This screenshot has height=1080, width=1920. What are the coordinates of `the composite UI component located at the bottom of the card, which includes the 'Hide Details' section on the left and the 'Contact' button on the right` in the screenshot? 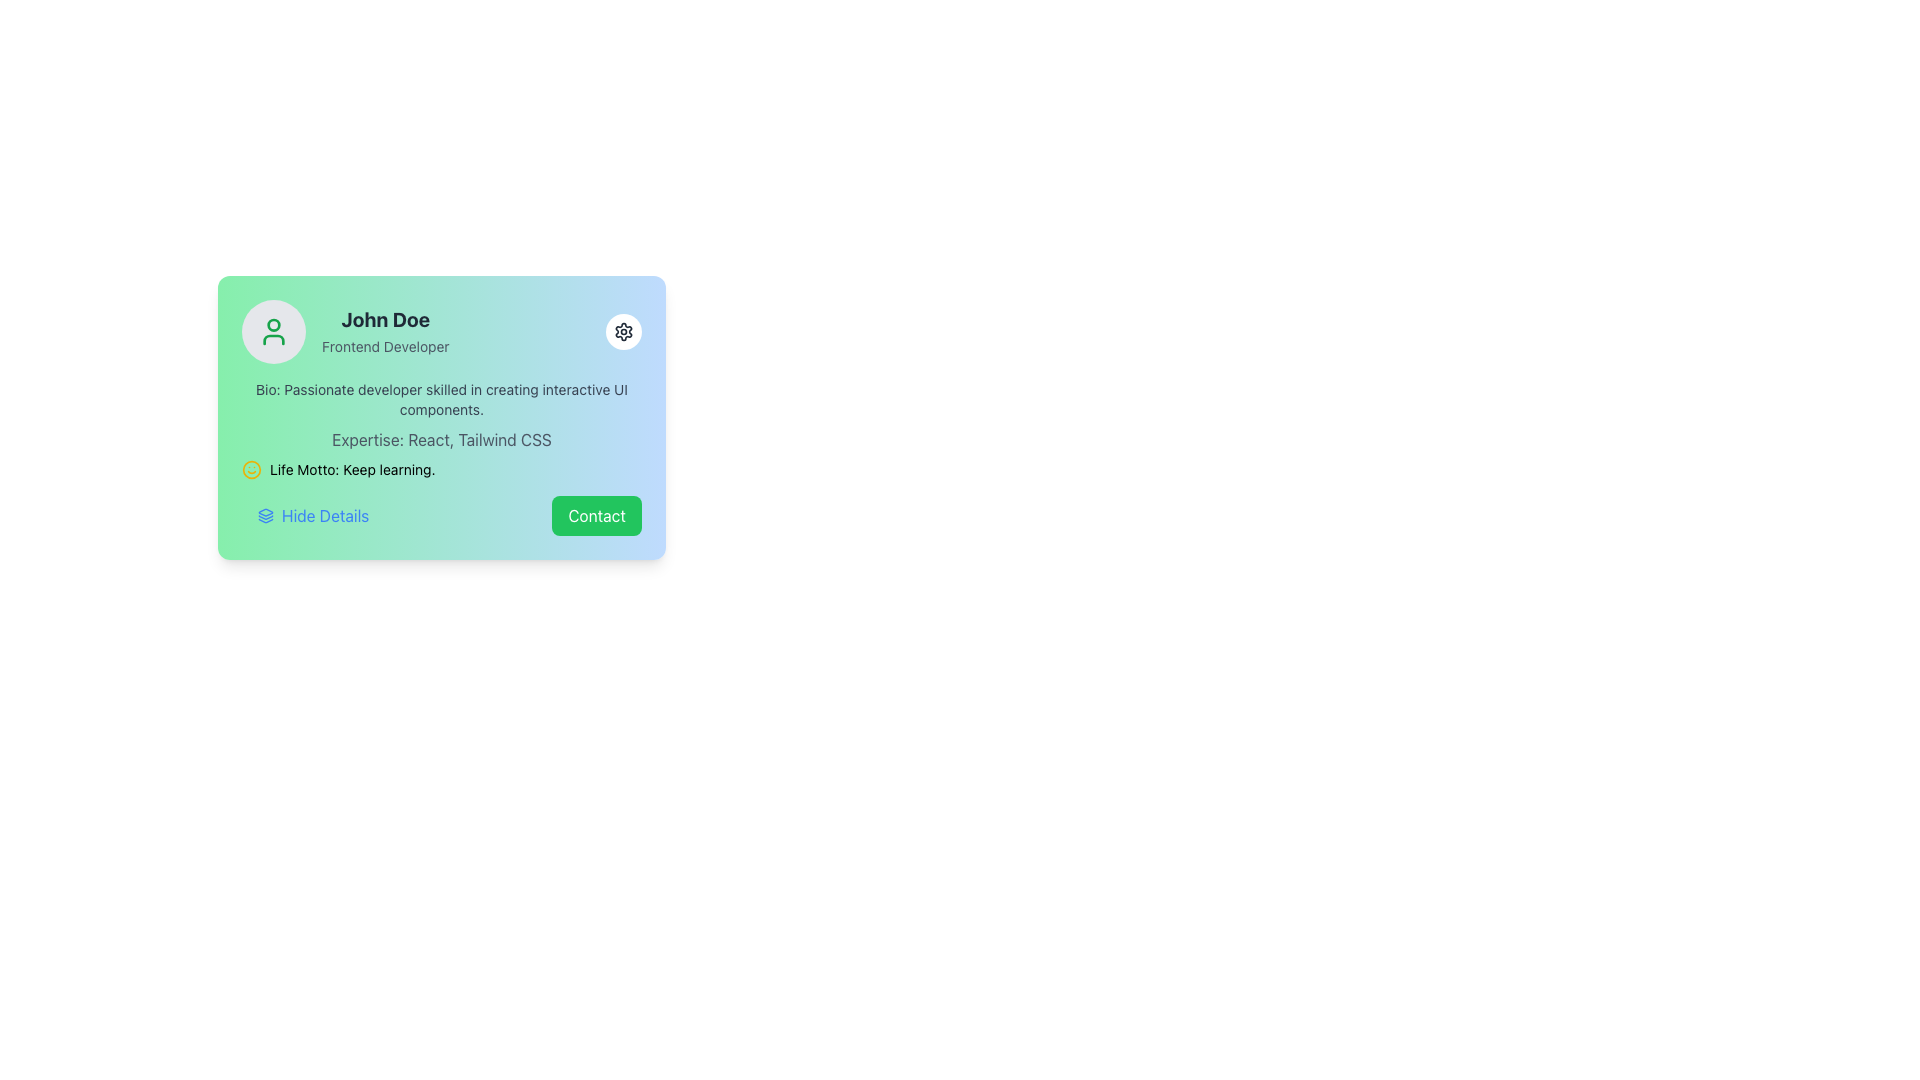 It's located at (440, 515).